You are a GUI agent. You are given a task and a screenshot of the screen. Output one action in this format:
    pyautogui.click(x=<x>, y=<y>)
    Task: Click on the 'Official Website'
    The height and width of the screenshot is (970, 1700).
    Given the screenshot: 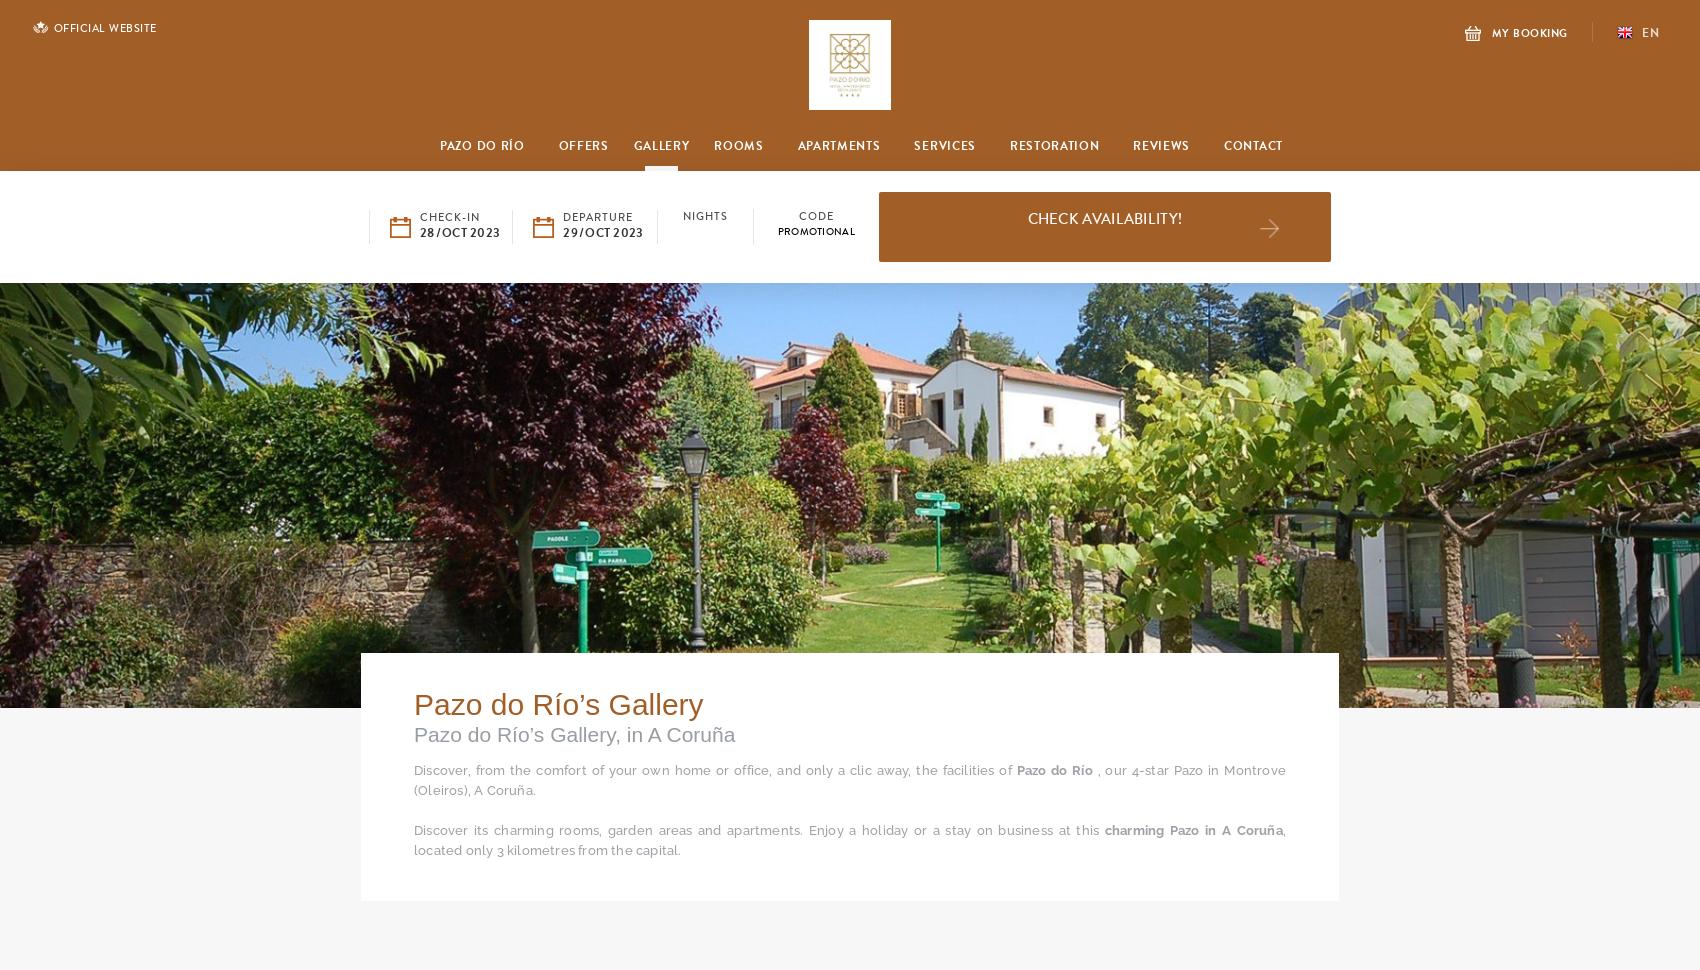 What is the action you would take?
    pyautogui.click(x=104, y=28)
    